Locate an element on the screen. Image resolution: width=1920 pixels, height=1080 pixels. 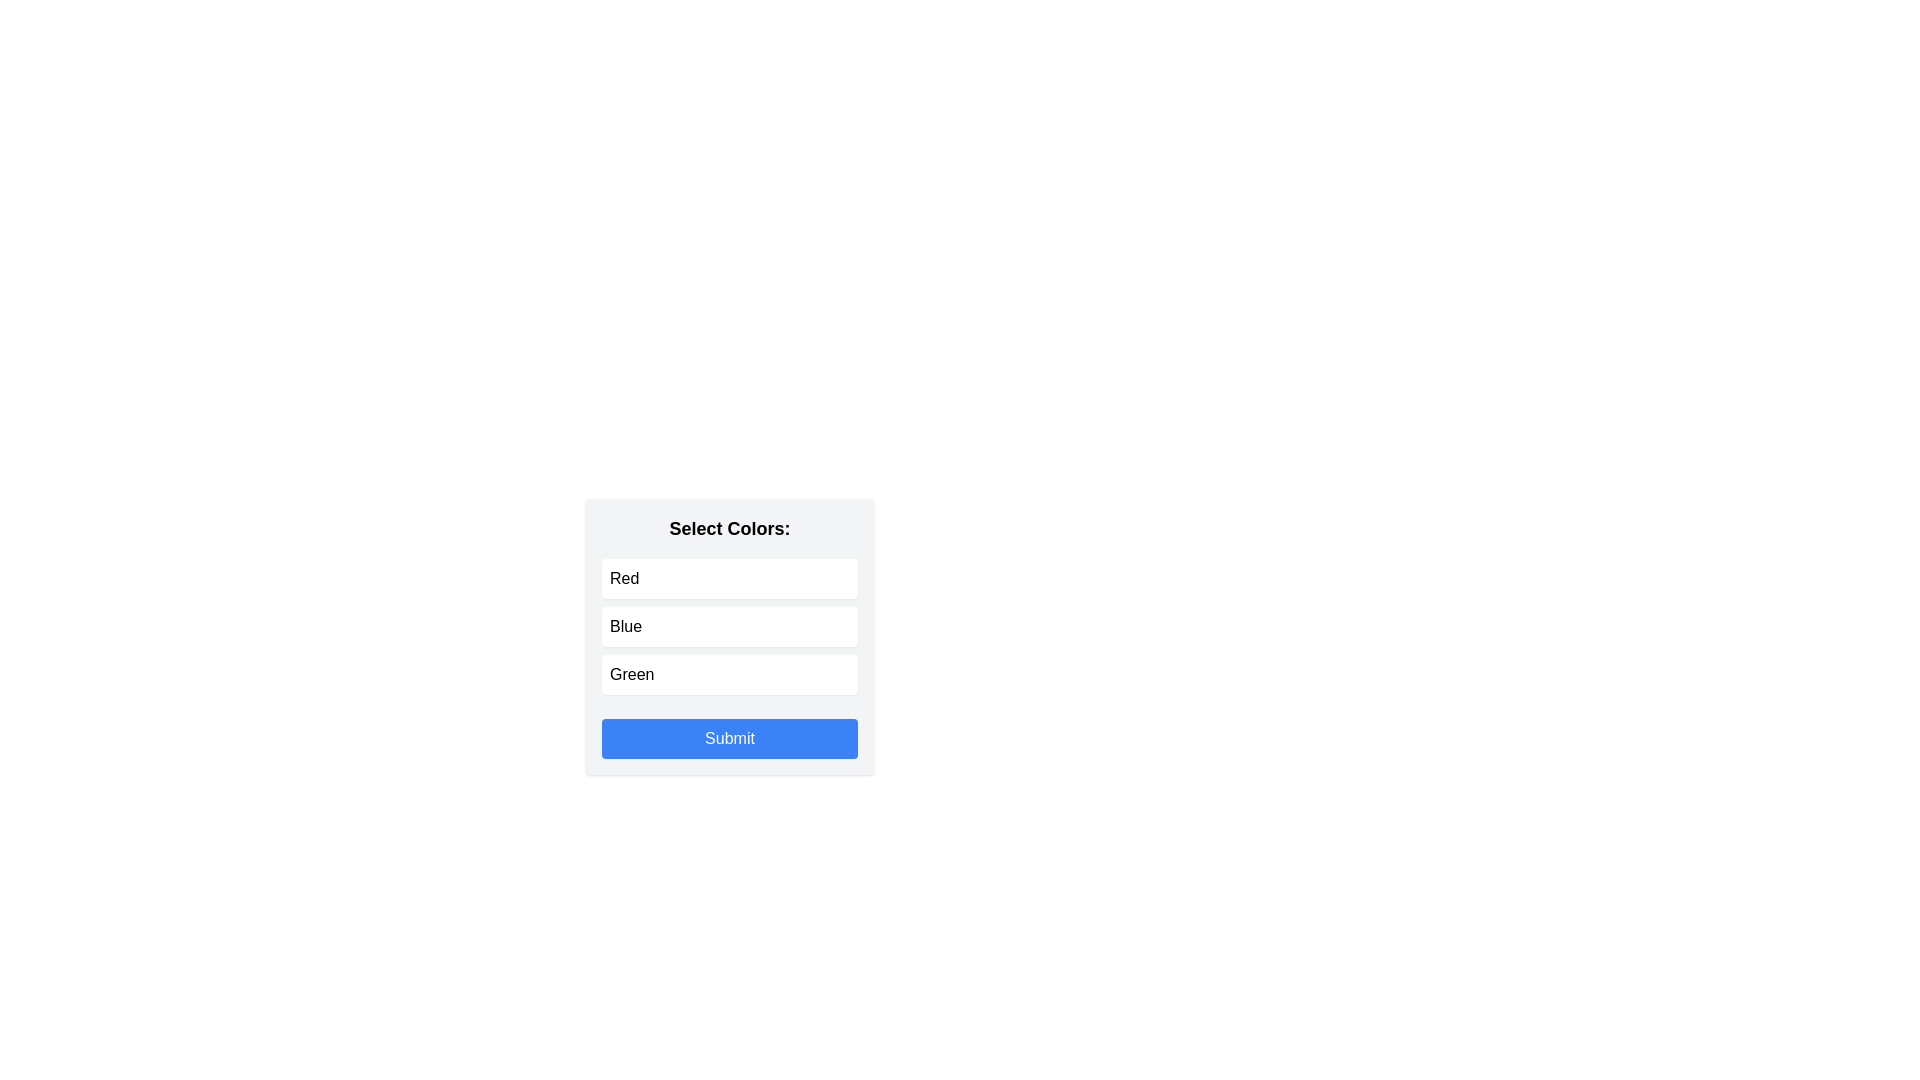
the selectable list item labeled 'Green', which is the third option in a vertical list of colors is located at coordinates (728, 675).